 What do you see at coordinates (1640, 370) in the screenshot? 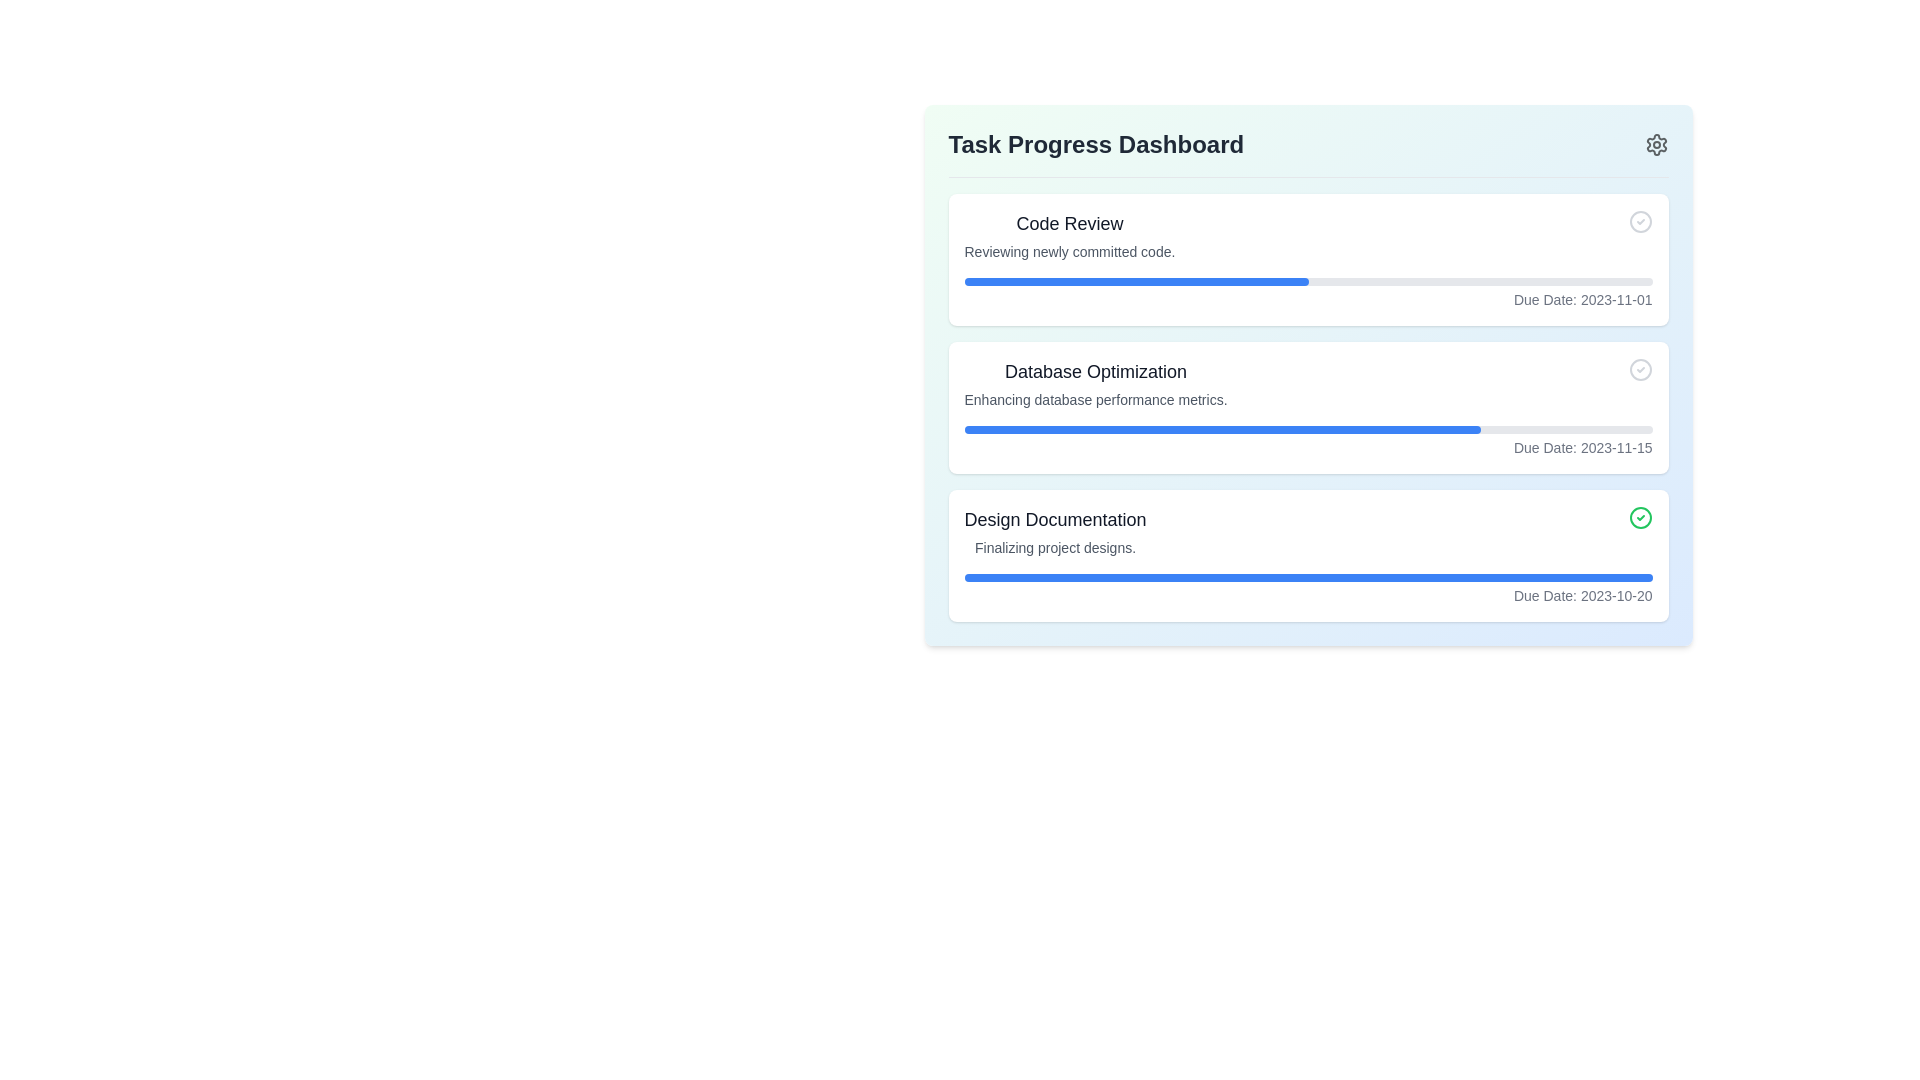
I see `the decorative or status-indicating SVG circle icon located to the right of the 'Database Optimization' task row in the task dashboard` at bounding box center [1640, 370].